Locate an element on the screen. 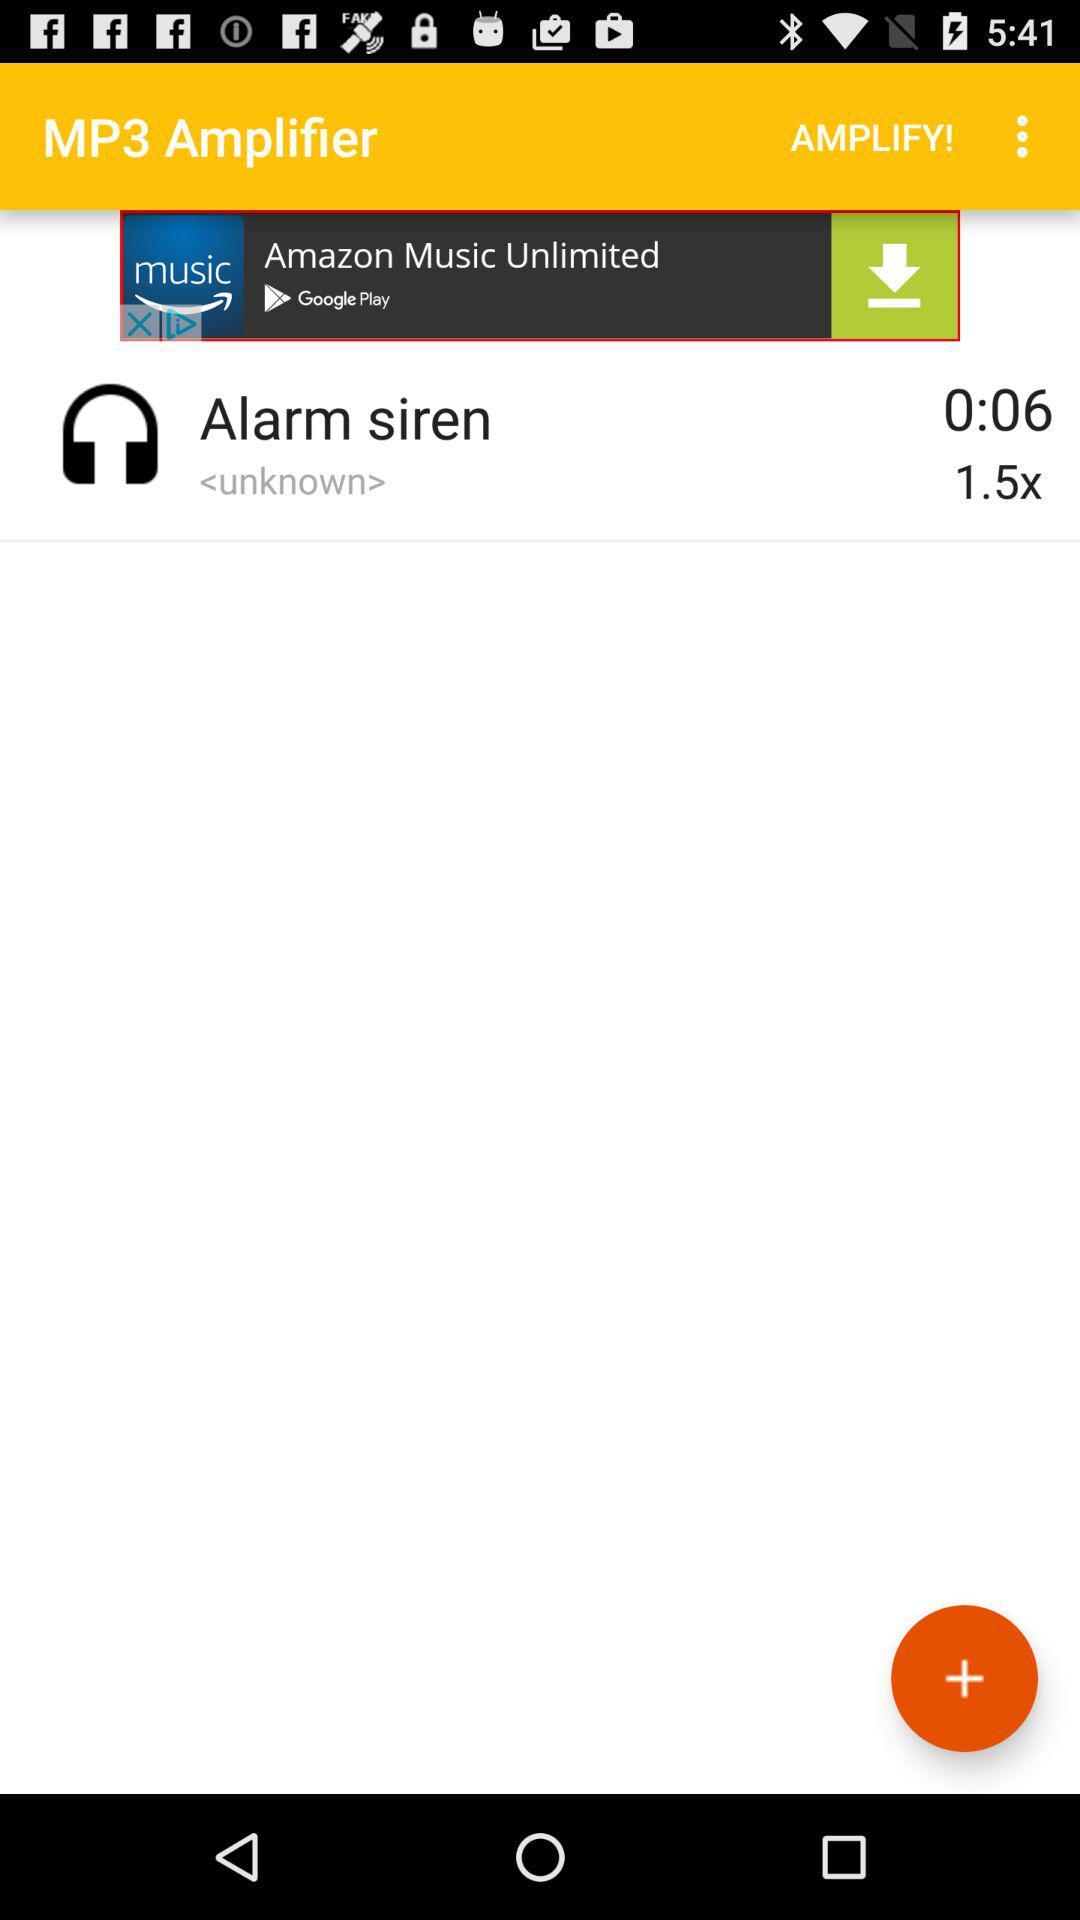  the add icon is located at coordinates (963, 1796).